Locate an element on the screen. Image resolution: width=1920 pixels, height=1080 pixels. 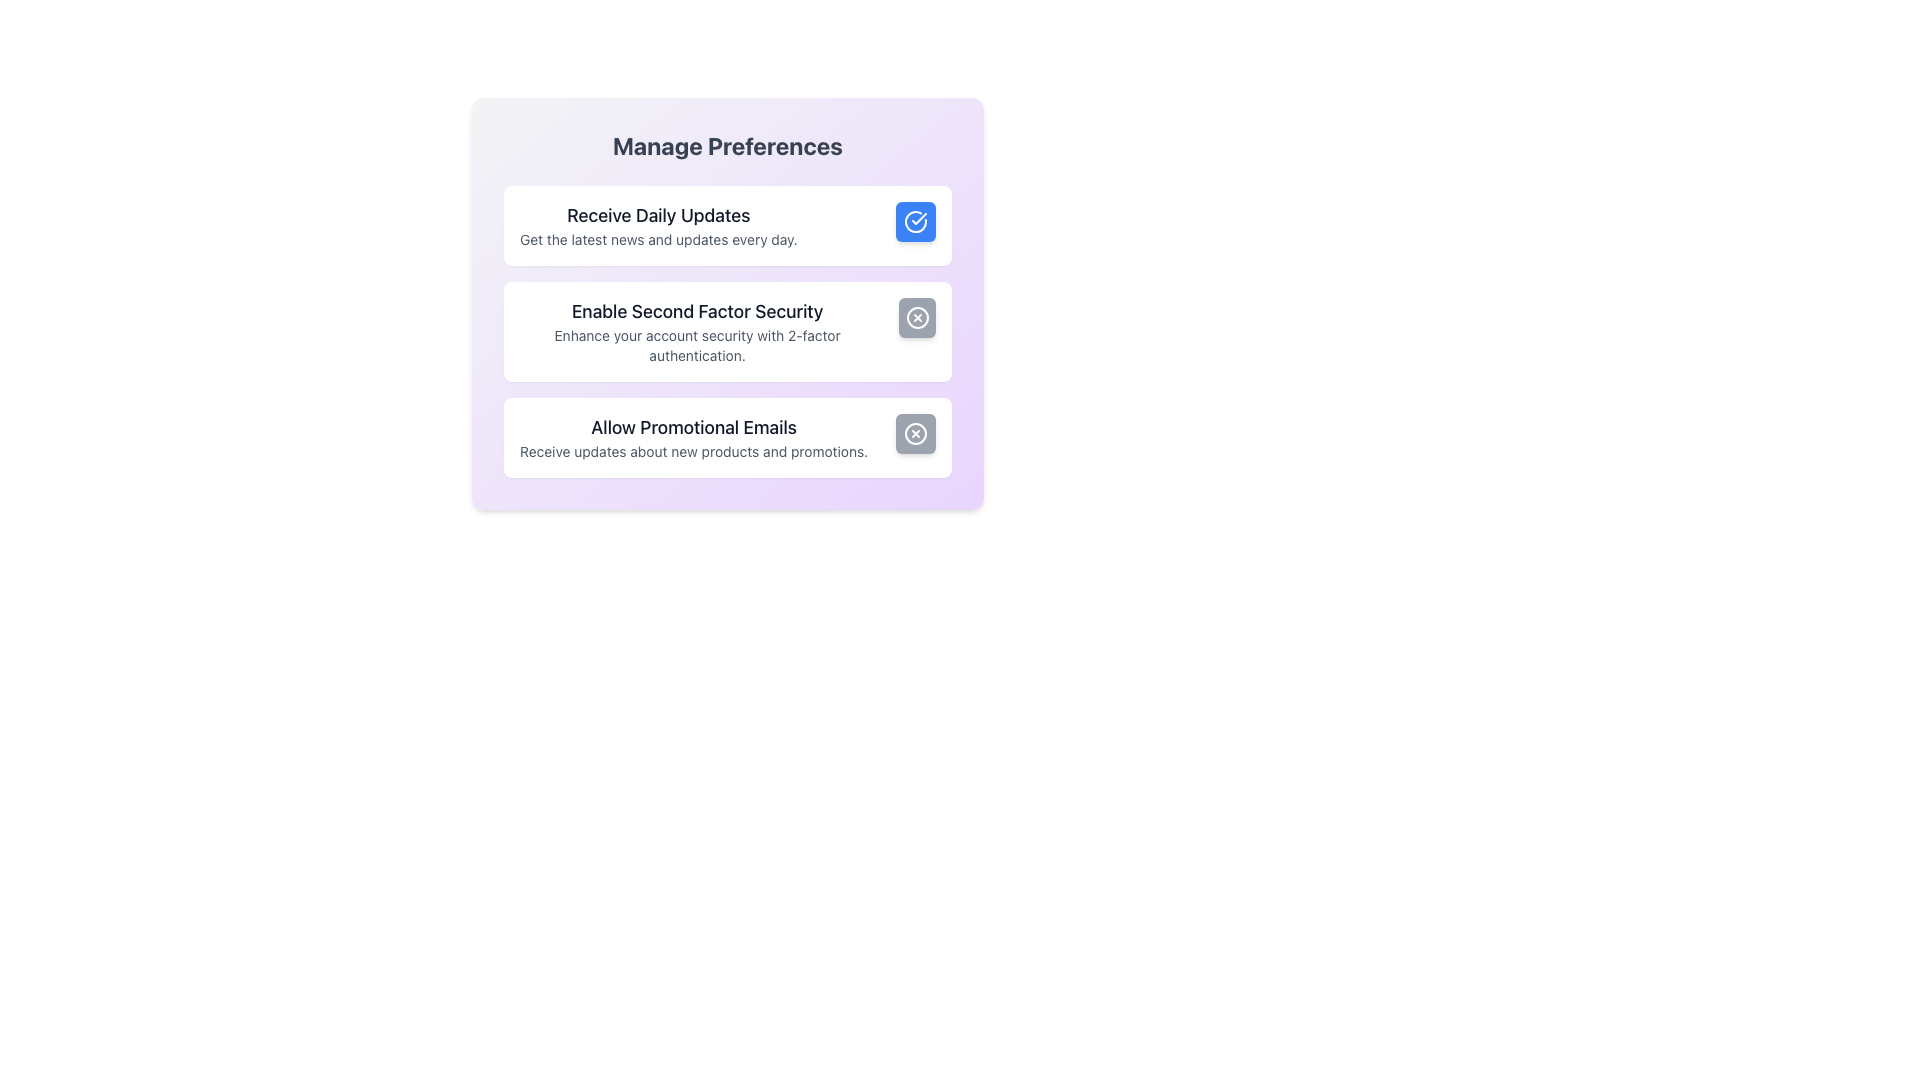
the checkmark icon inside a blue circle located to the right of the 'Receive Daily Updates' text in the 'Manage Preferences' section is located at coordinates (915, 222).